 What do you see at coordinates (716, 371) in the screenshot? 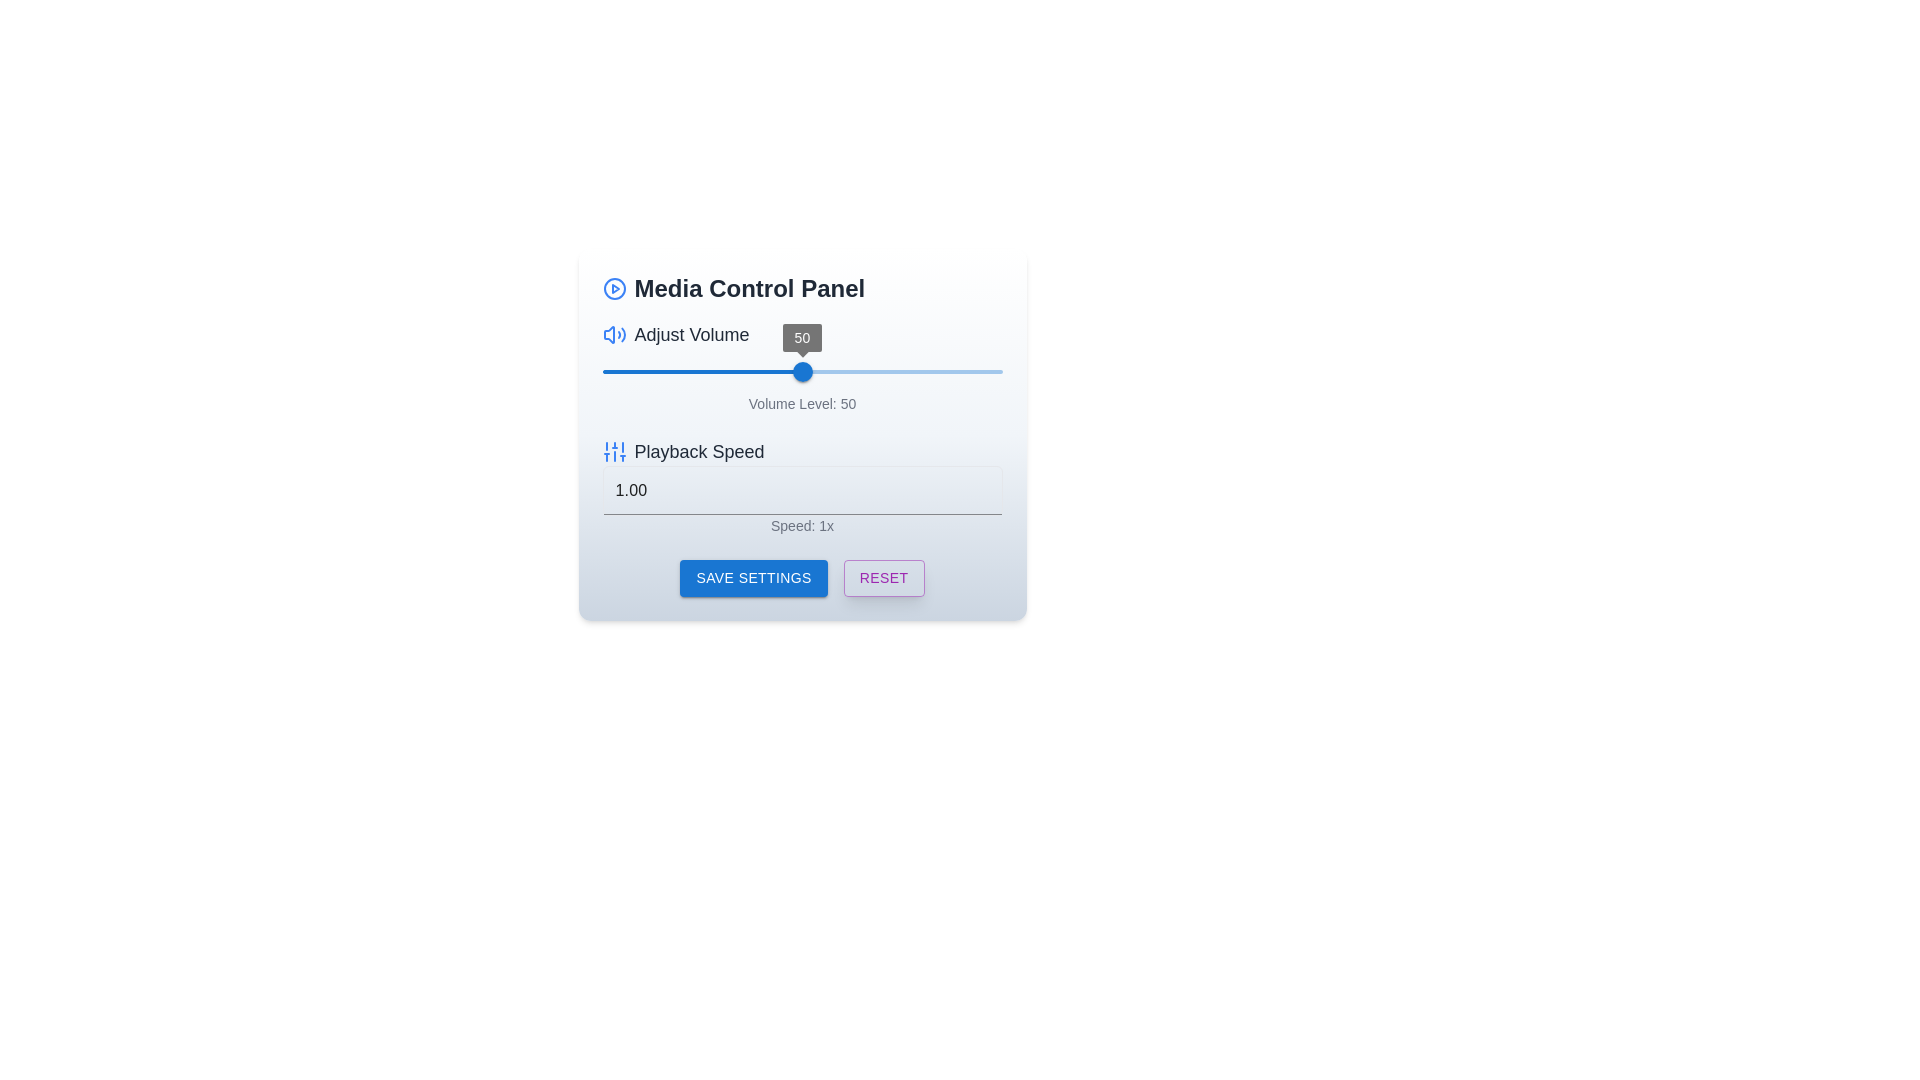
I see `the volume level` at bounding box center [716, 371].